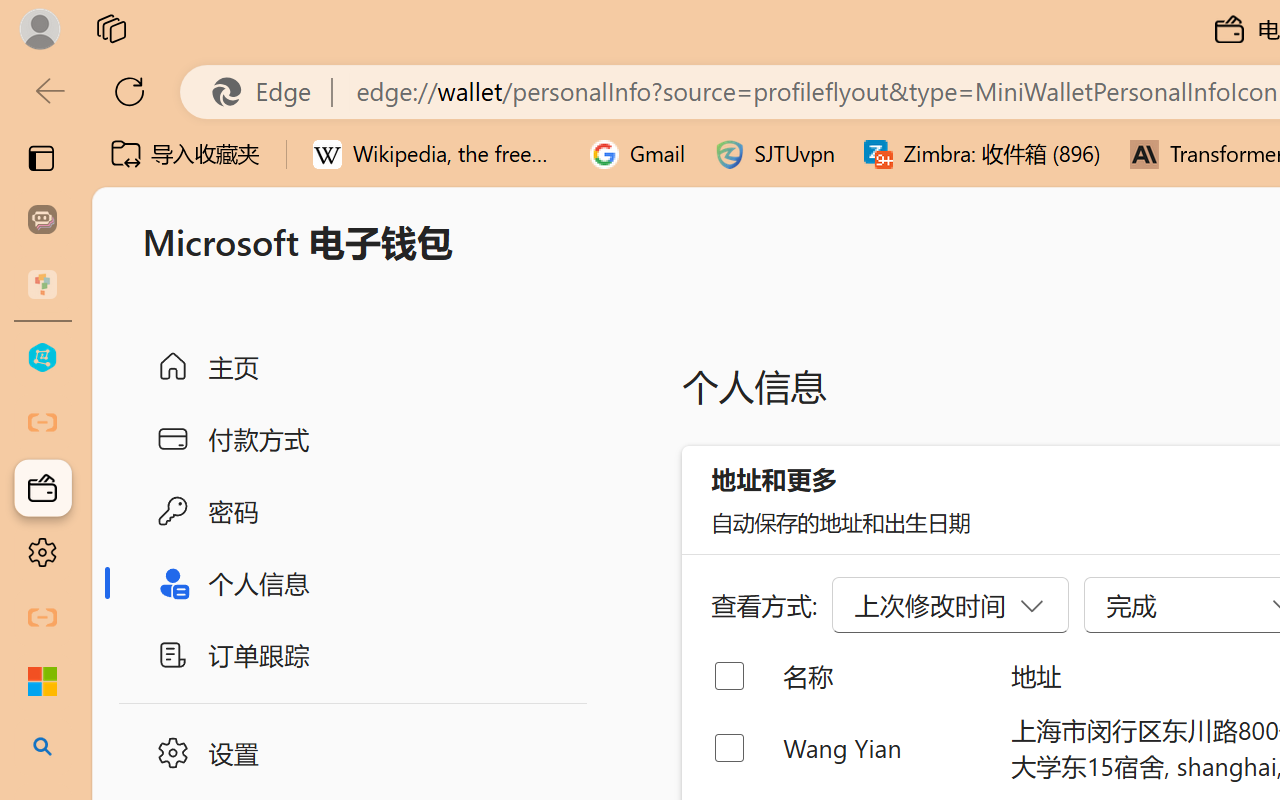 Image resolution: width=1280 pixels, height=800 pixels. What do you see at coordinates (42, 682) in the screenshot?
I see `'Microsoft security help and learning'` at bounding box center [42, 682].